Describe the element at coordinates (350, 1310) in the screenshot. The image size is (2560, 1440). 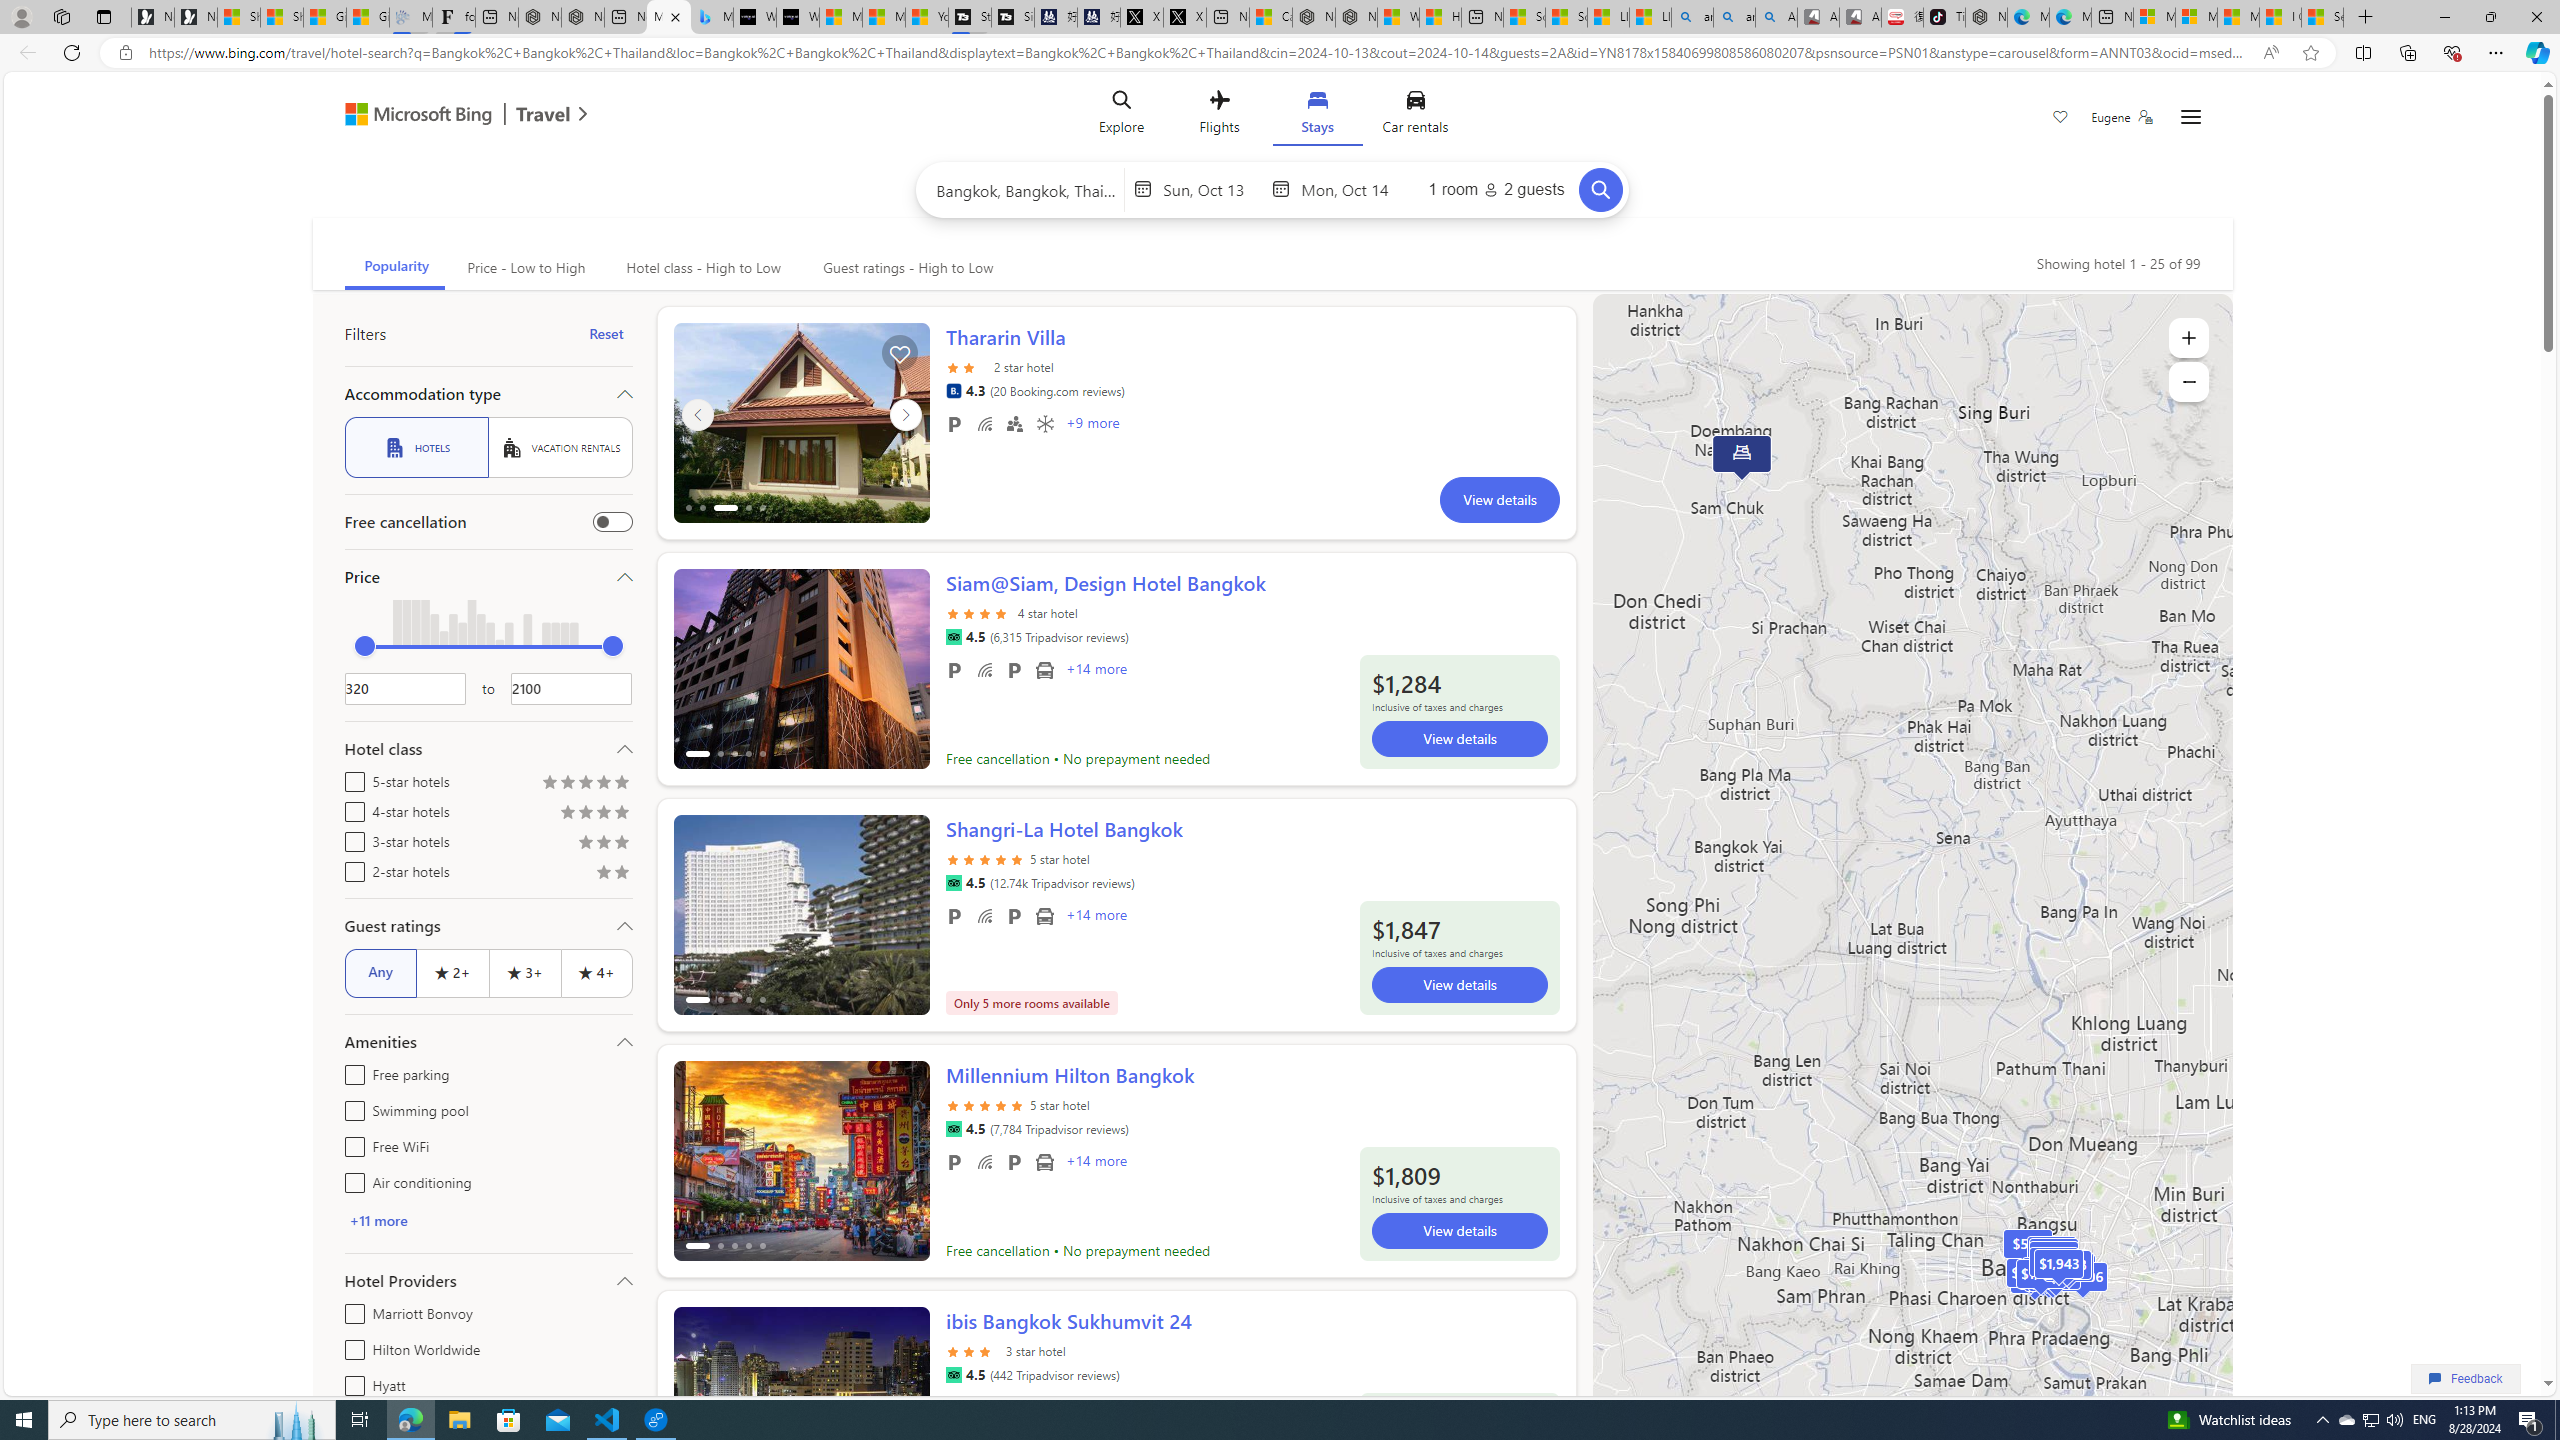
I see `'Marriott Bonvoy'` at that location.